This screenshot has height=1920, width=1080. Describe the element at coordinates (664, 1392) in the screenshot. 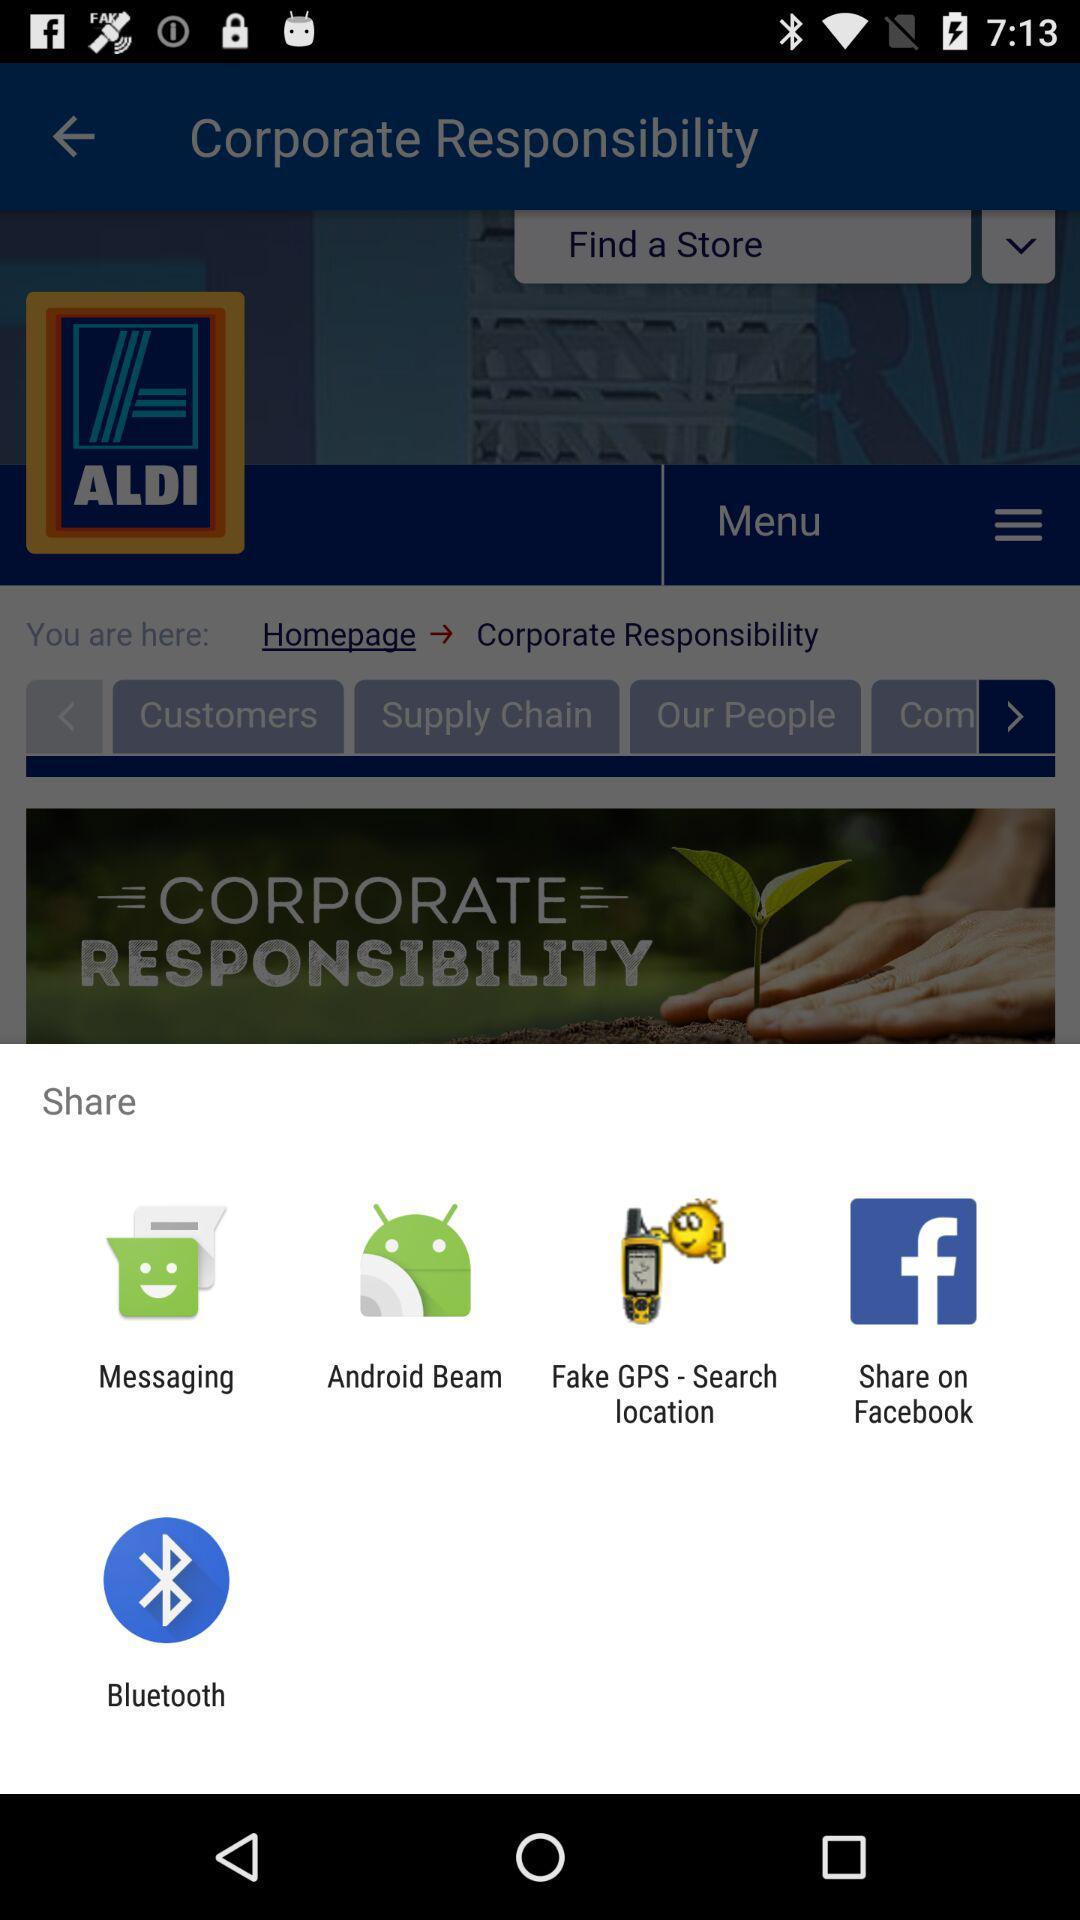

I see `fake gps search` at that location.